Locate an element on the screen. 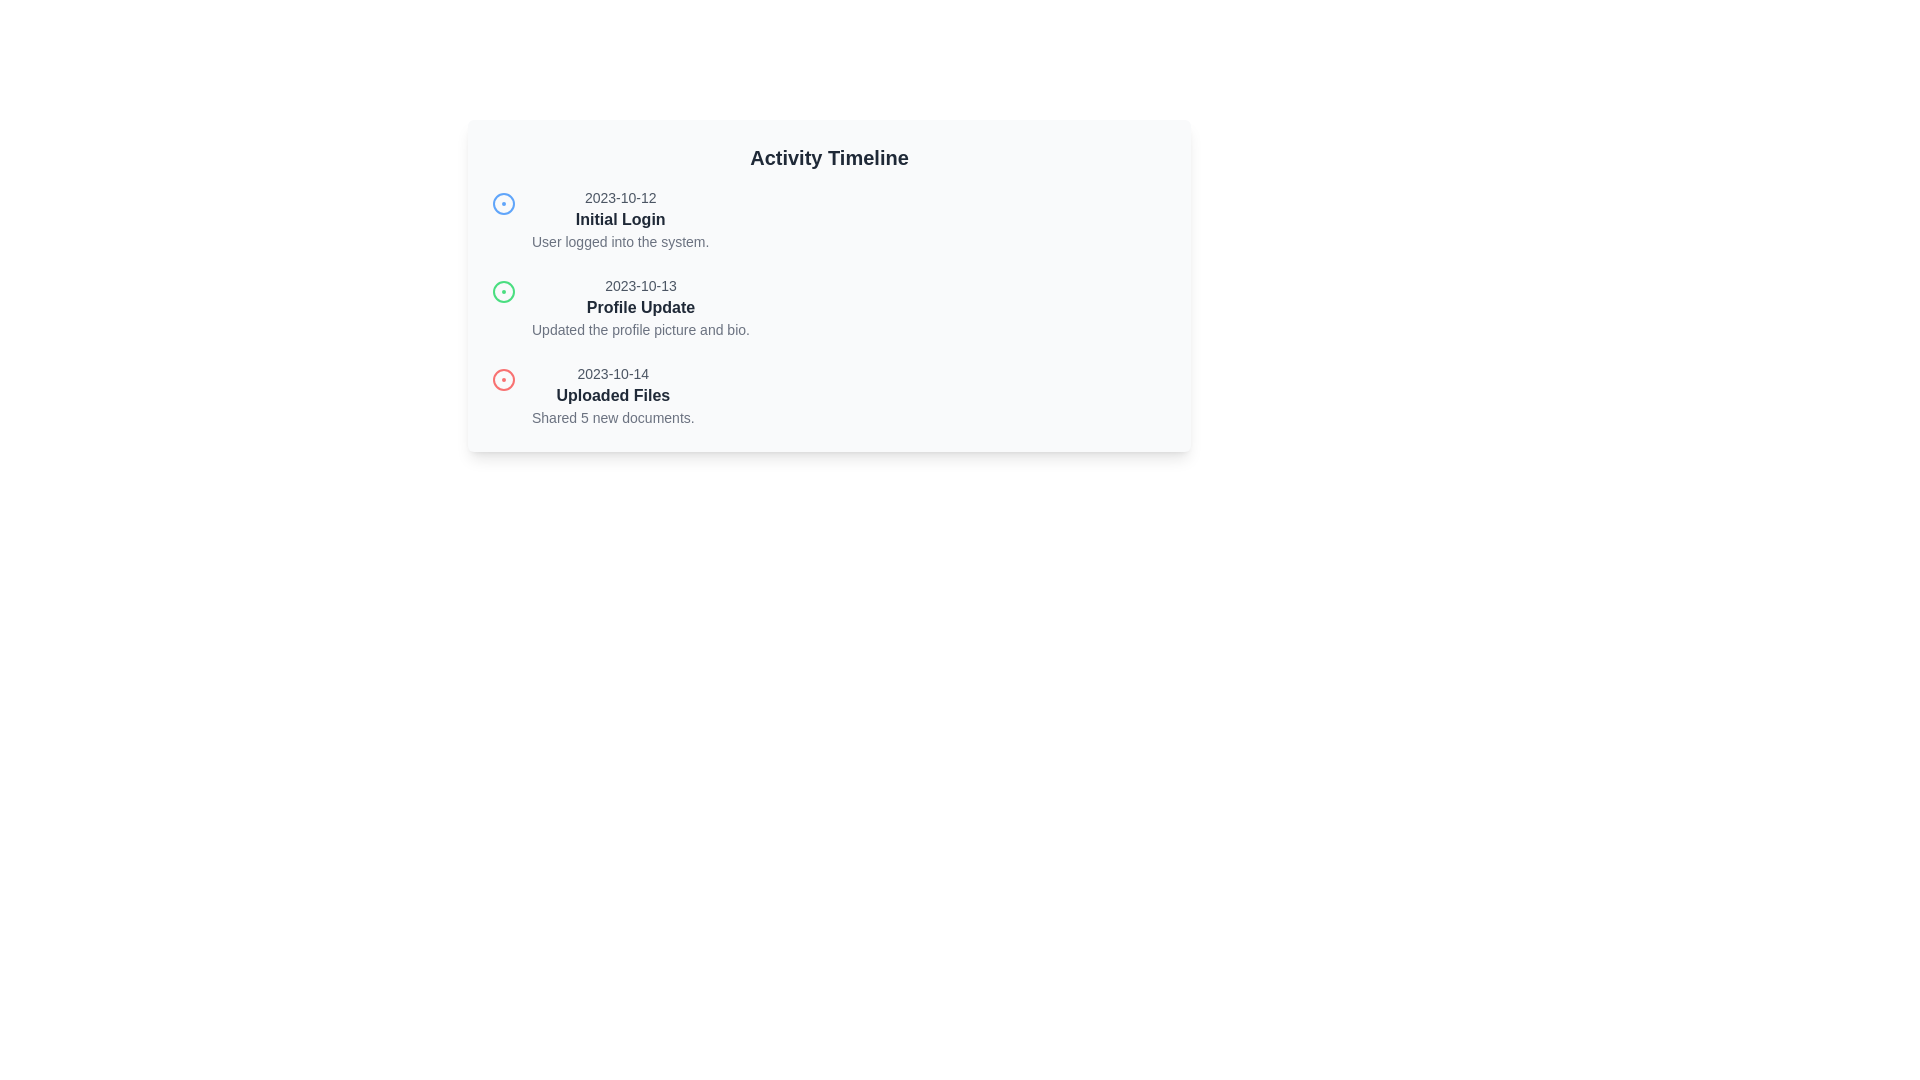 Image resolution: width=1920 pixels, height=1080 pixels. the SVG Circle marker with a green outline and white fill, which is the second marker in the timeline for the '2023-10-13 Profile Update' entry is located at coordinates (504, 292).